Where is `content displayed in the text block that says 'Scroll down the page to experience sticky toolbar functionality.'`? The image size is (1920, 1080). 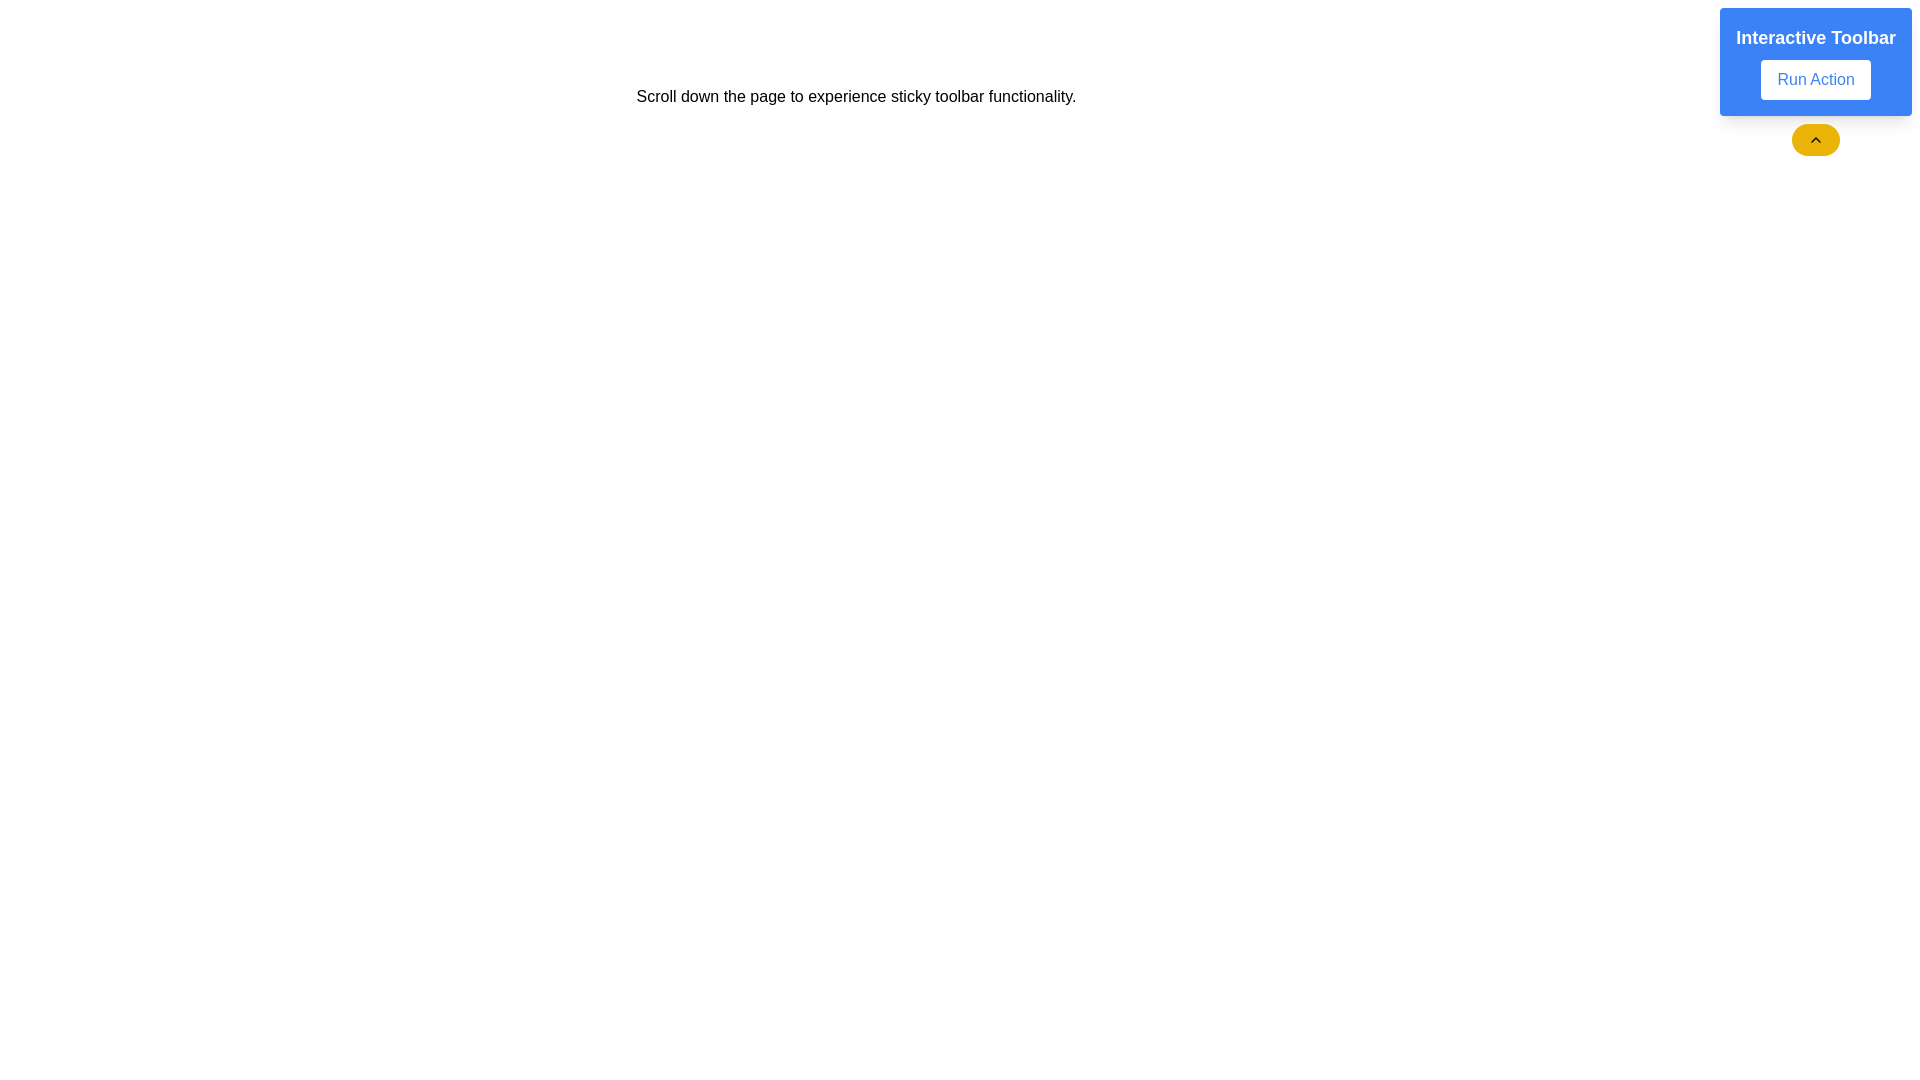 content displayed in the text block that says 'Scroll down the page to experience sticky toolbar functionality.' is located at coordinates (856, 96).